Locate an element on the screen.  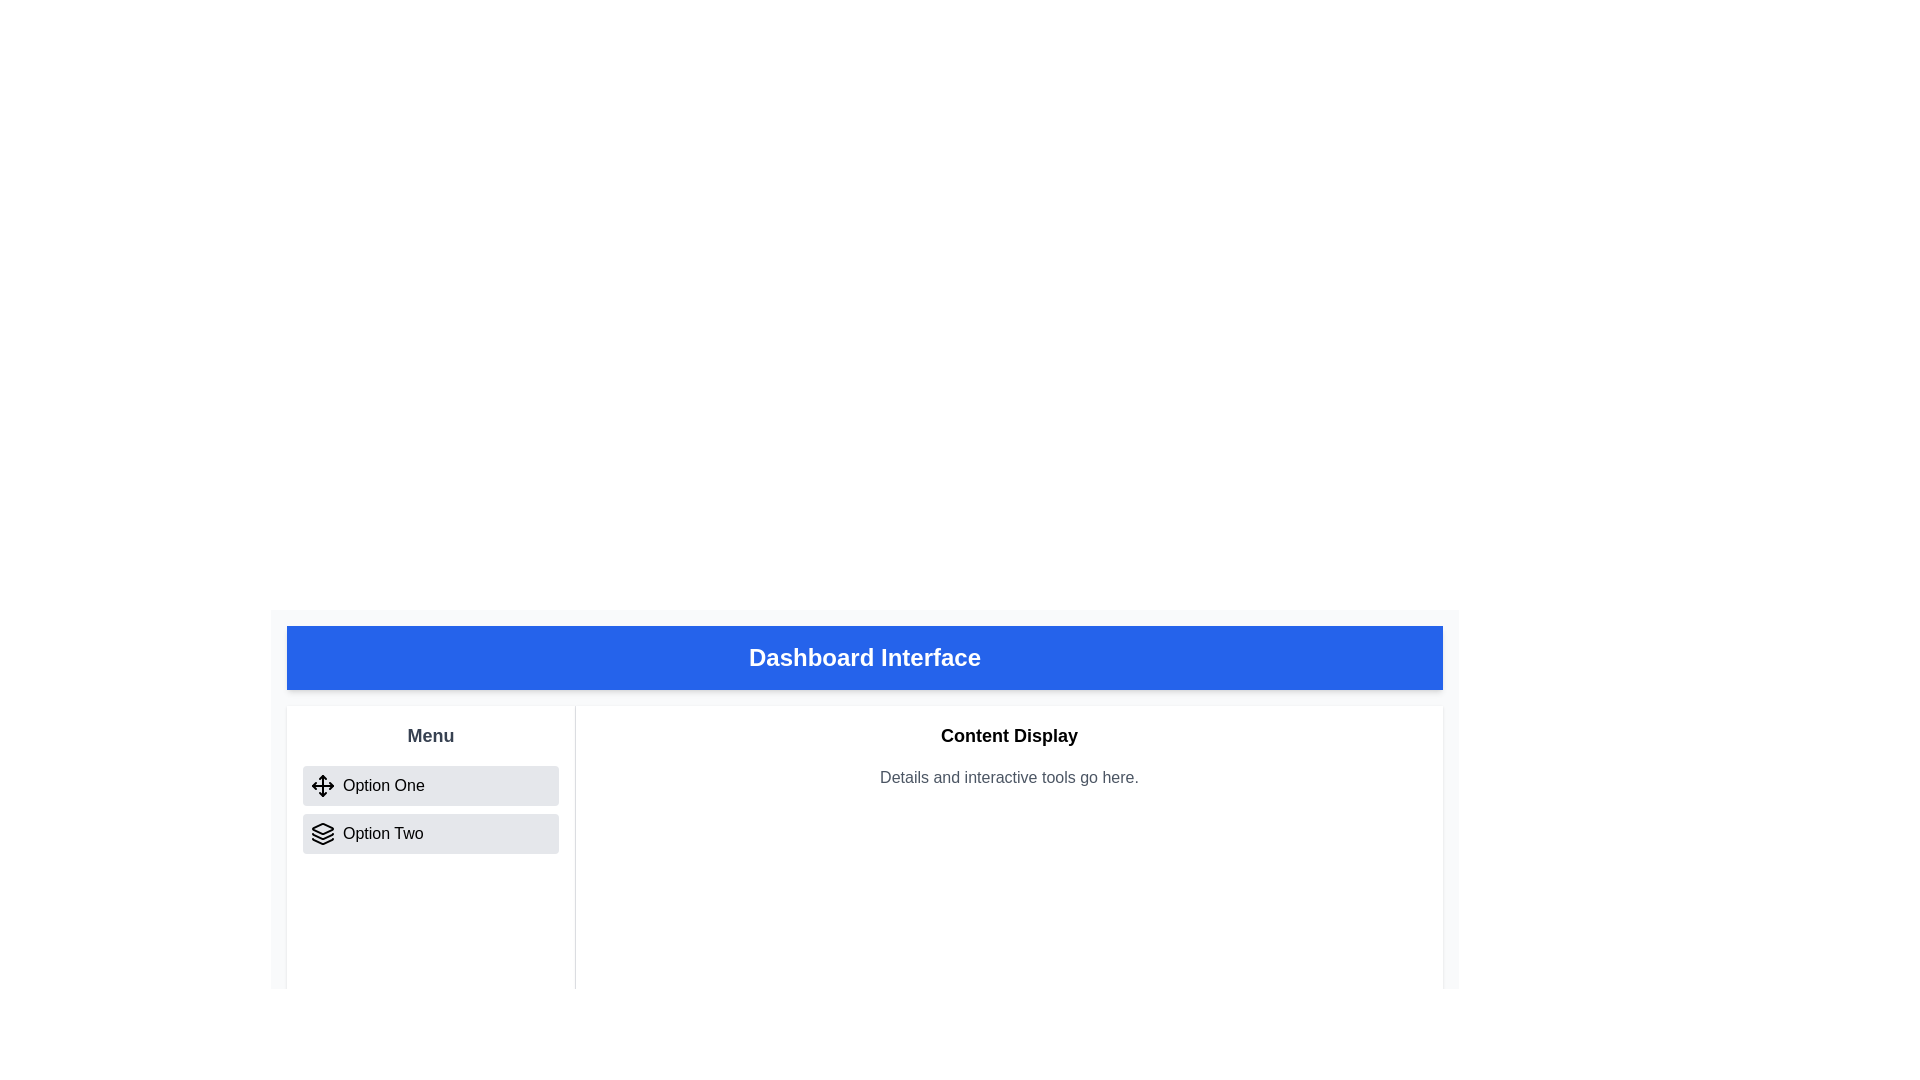
the third icon in the left-hand menu area under the 'Menu' header, visually associated with the 'Option Two' item is located at coordinates (322, 841).